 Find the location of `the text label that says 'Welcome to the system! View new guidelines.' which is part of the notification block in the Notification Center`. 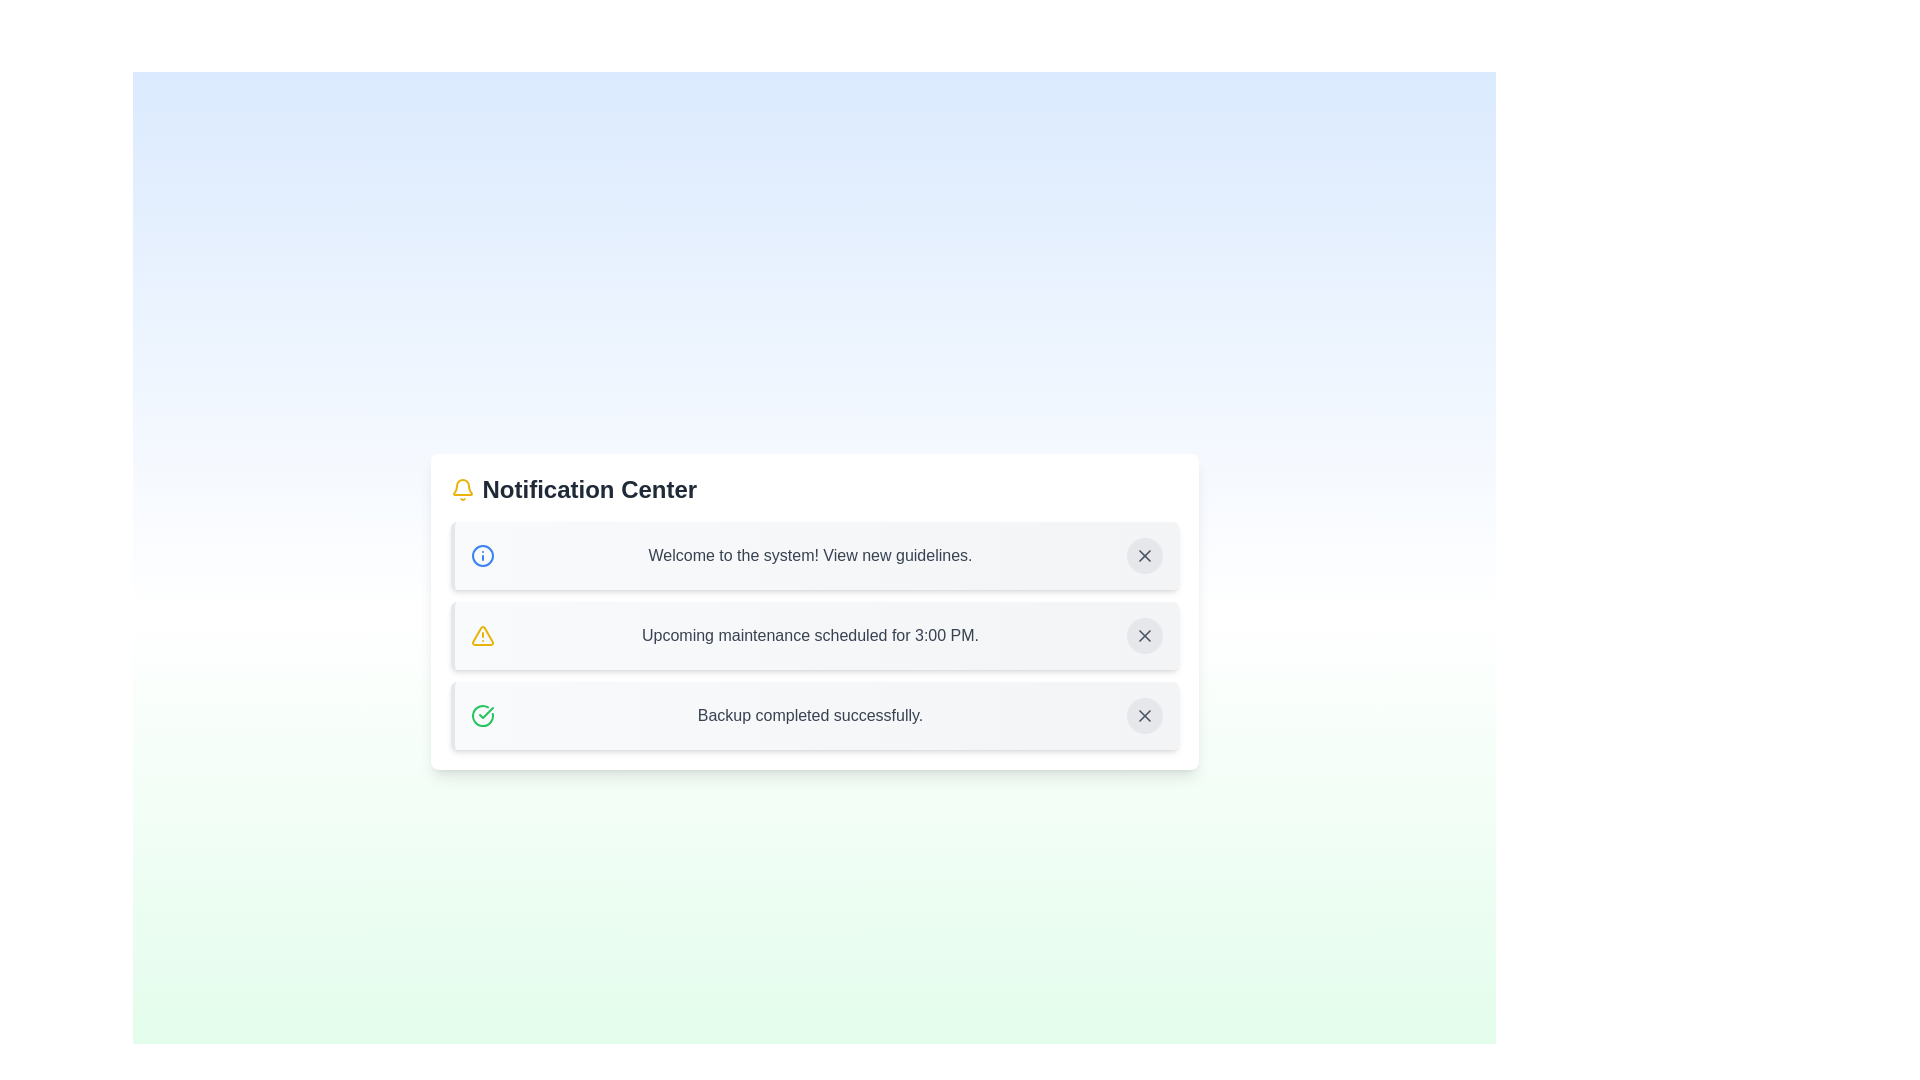

the text label that says 'Welcome to the system! View new guidelines.' which is part of the notification block in the Notification Center is located at coordinates (810, 555).